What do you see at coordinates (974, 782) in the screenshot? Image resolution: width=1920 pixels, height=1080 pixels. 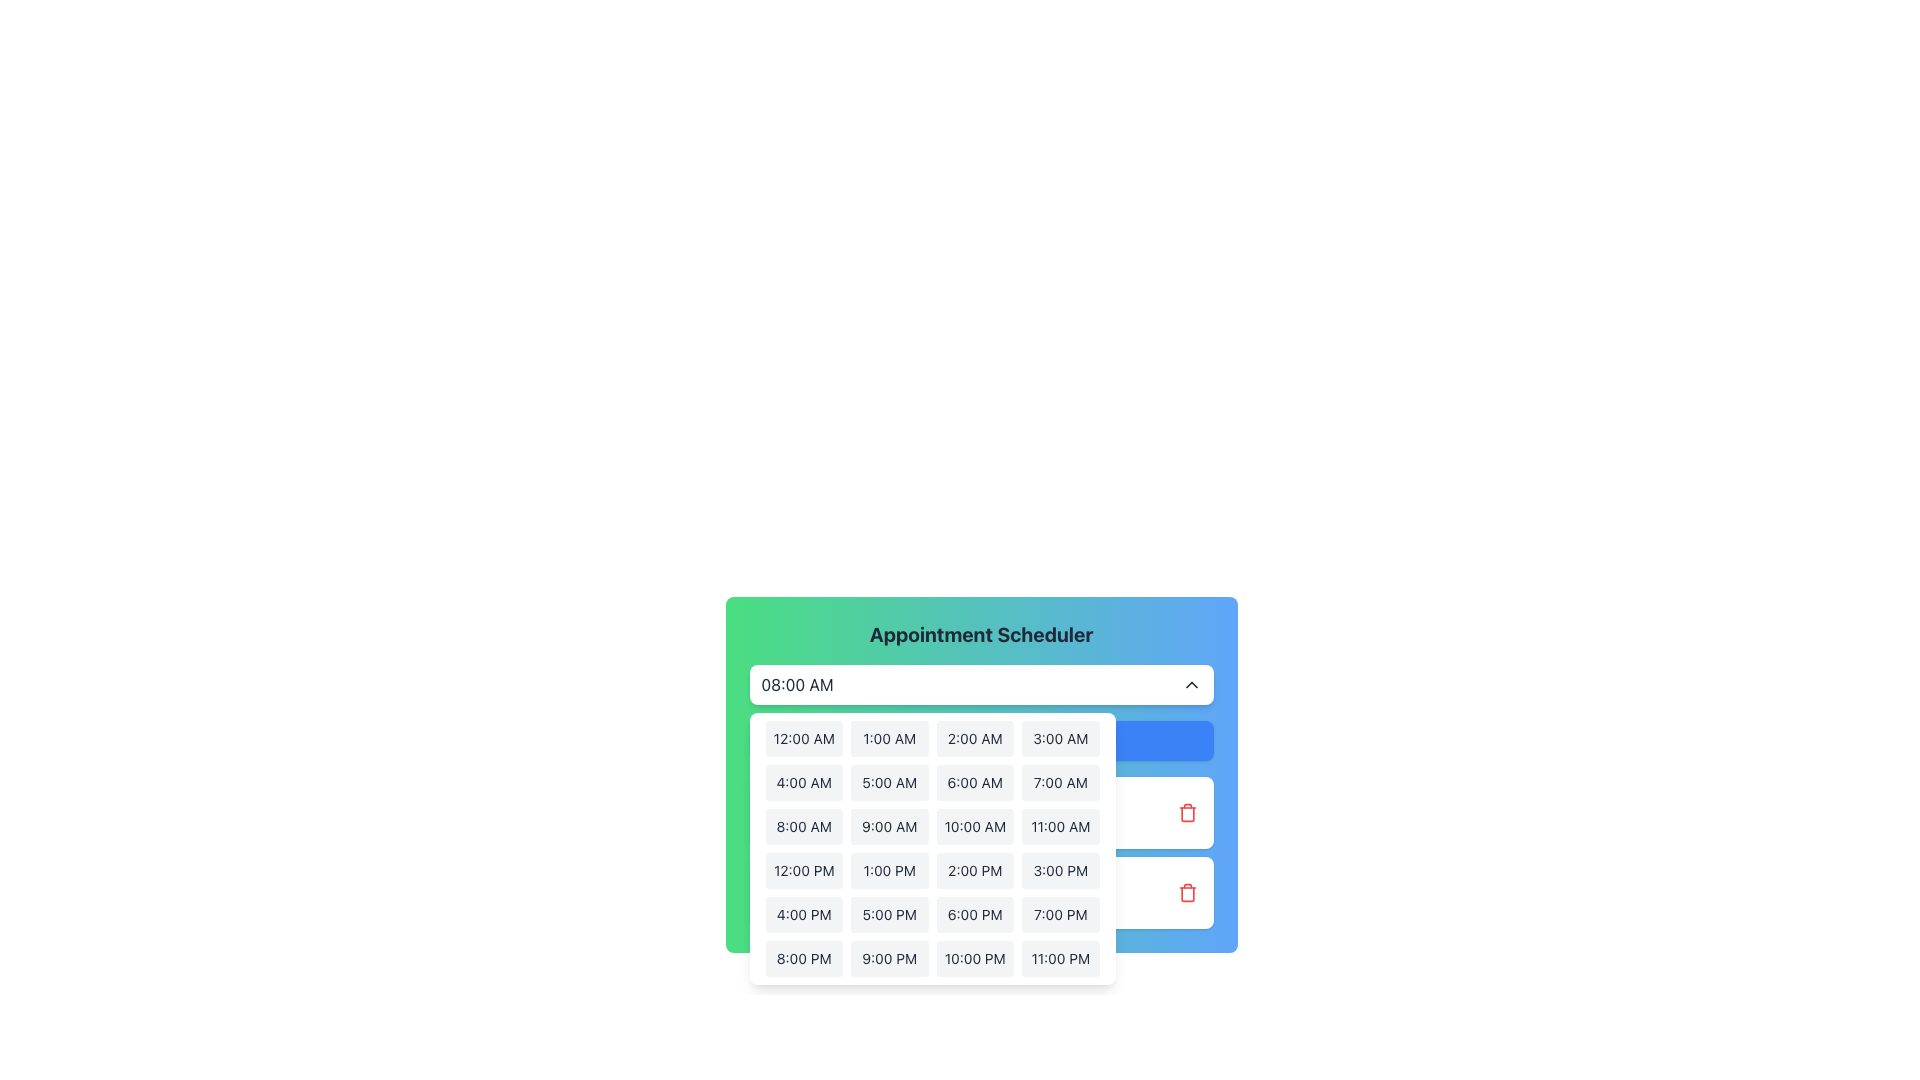 I see `the selectable button for the '6:00 AM' time slot in the Appointment Scheduler dropdown` at bounding box center [974, 782].